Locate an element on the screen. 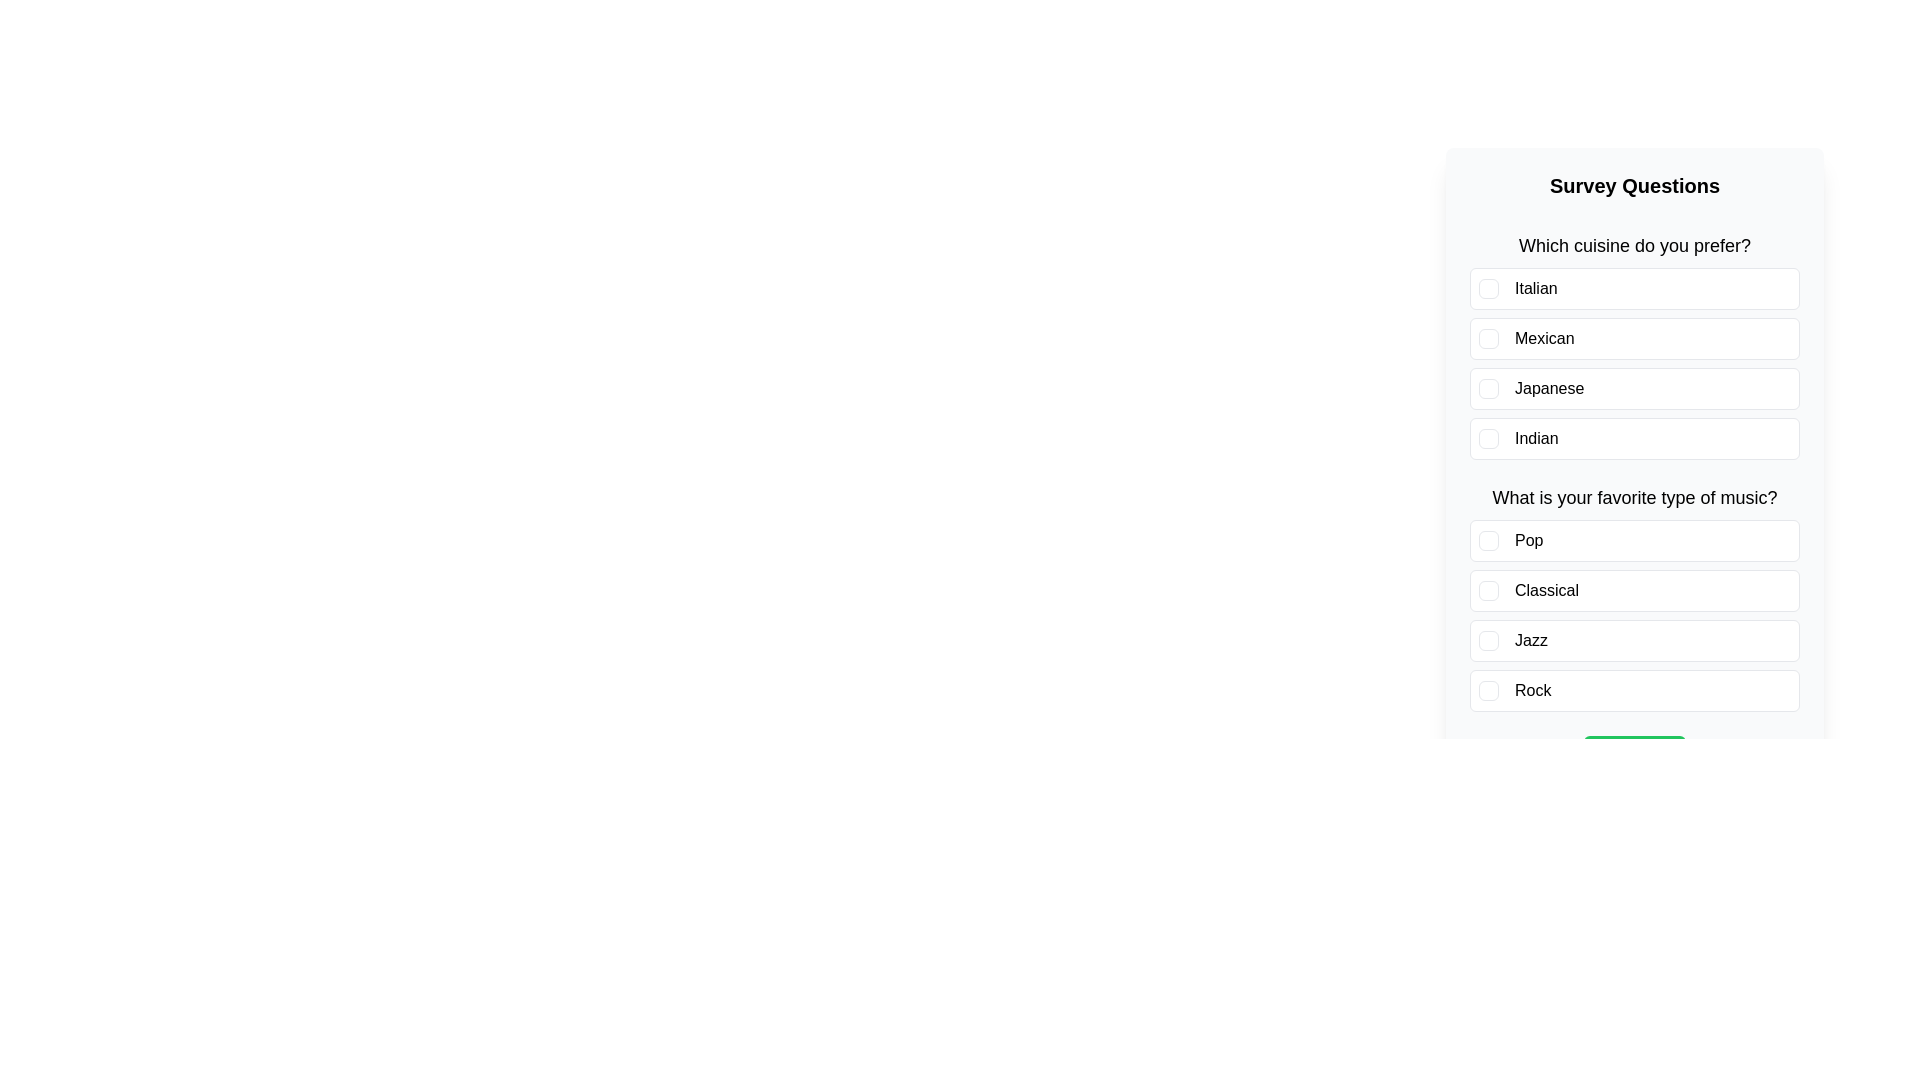  the answer option Italian is located at coordinates (1635, 289).